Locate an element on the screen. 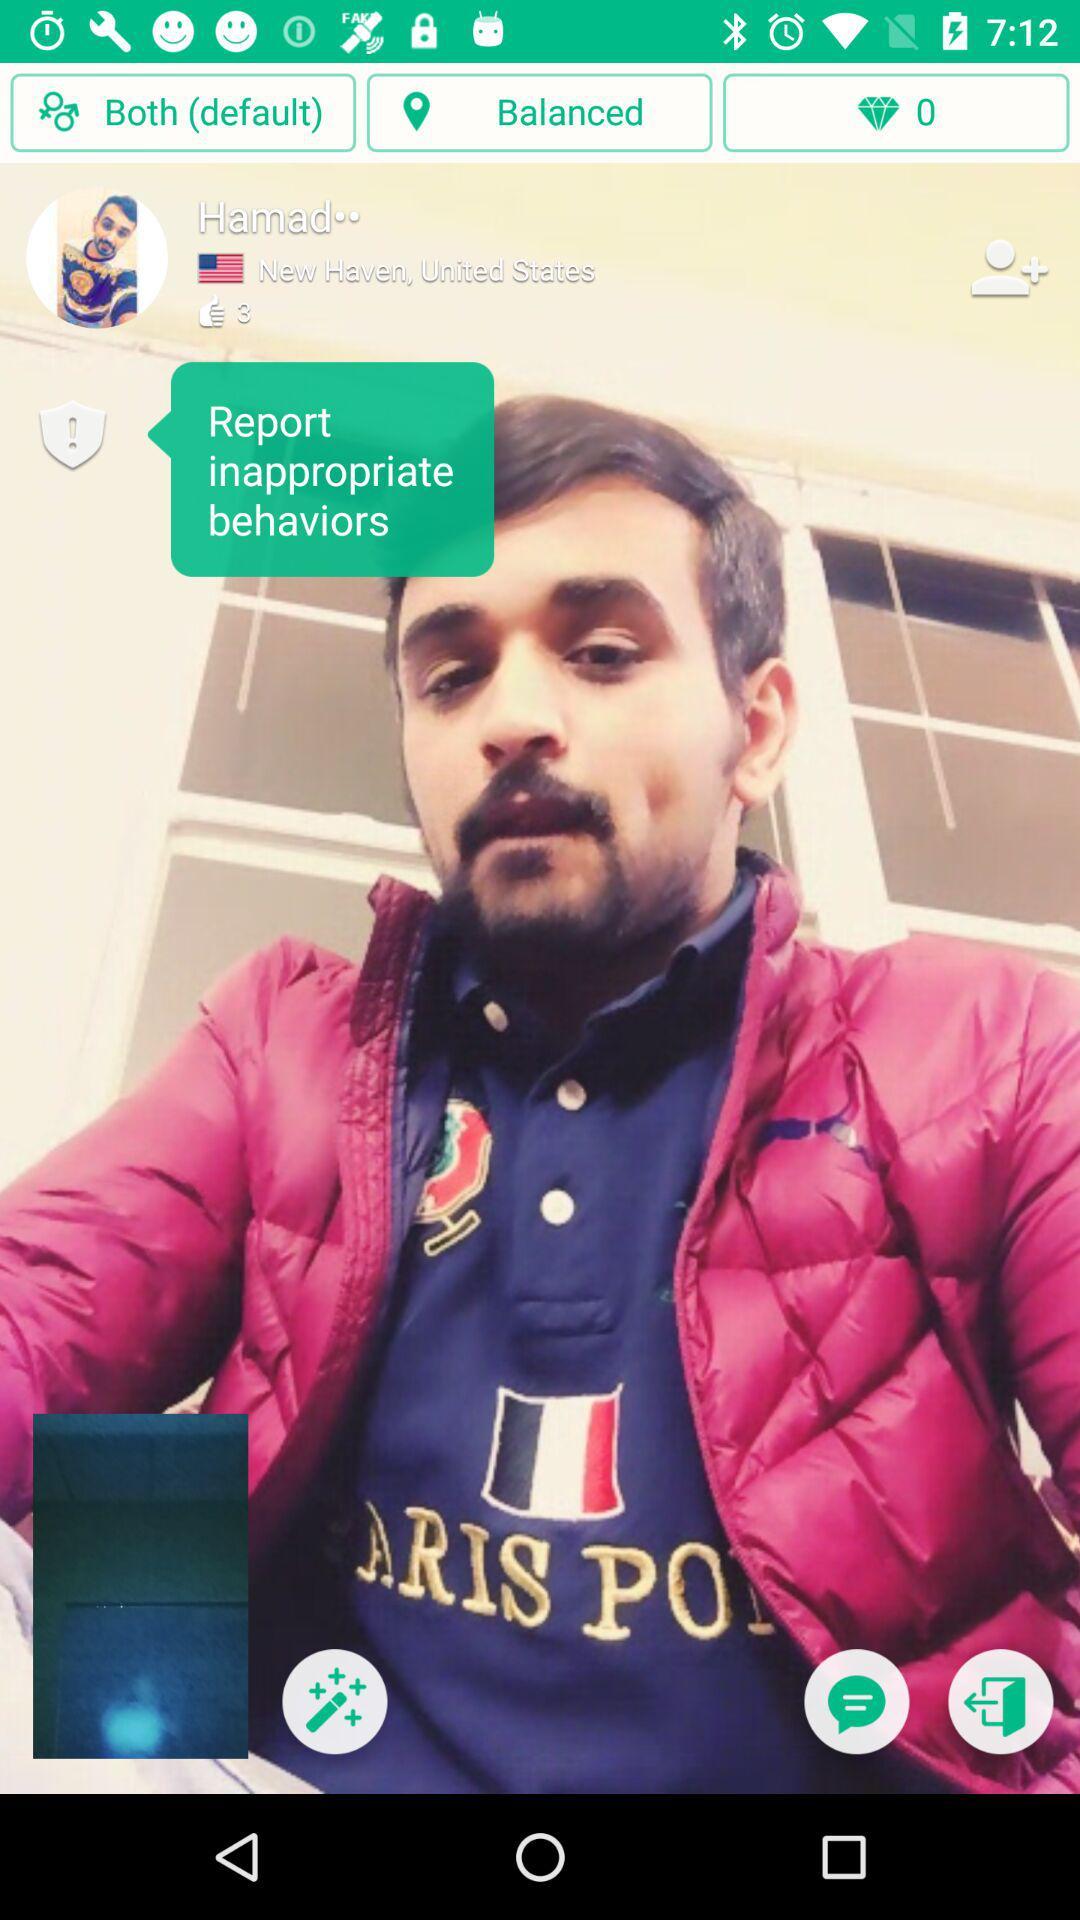 The image size is (1080, 1920). the warning icon is located at coordinates (71, 434).